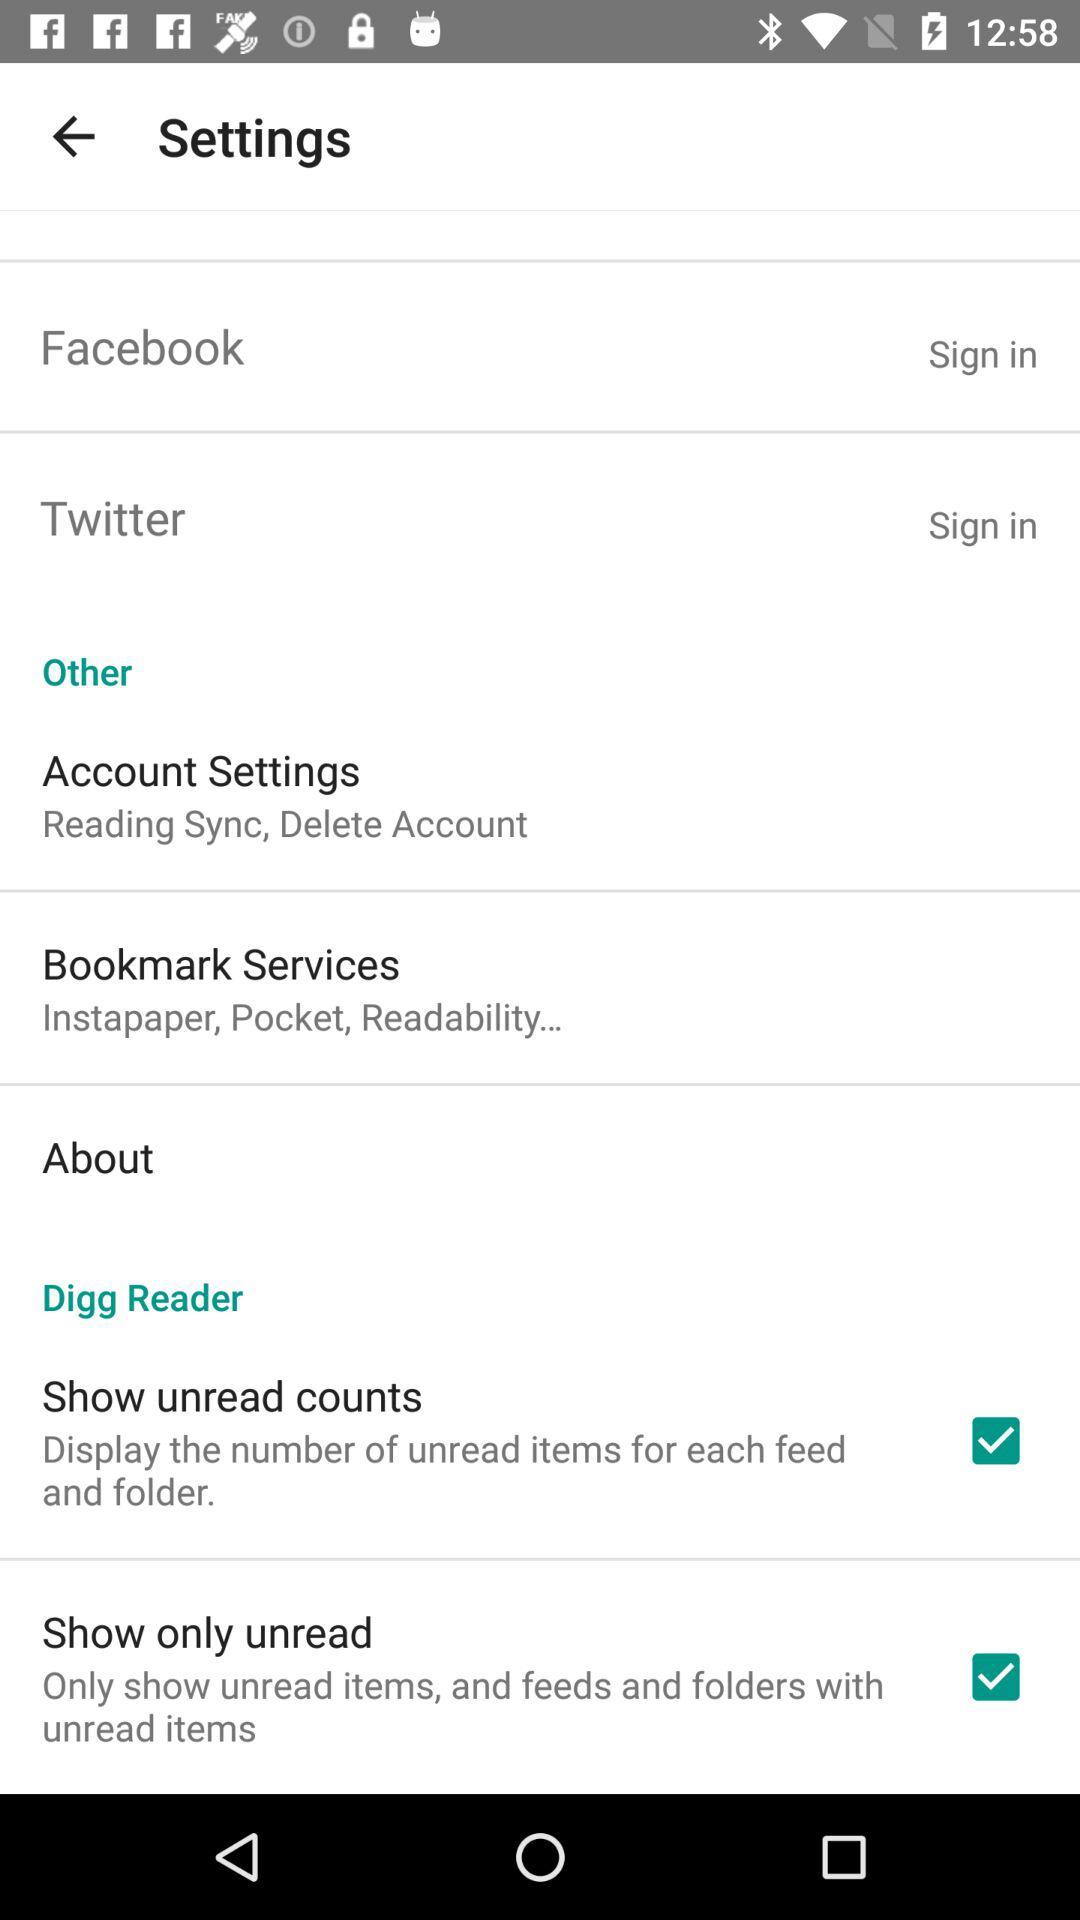  What do you see at coordinates (112, 517) in the screenshot?
I see `twitter icon` at bounding box center [112, 517].